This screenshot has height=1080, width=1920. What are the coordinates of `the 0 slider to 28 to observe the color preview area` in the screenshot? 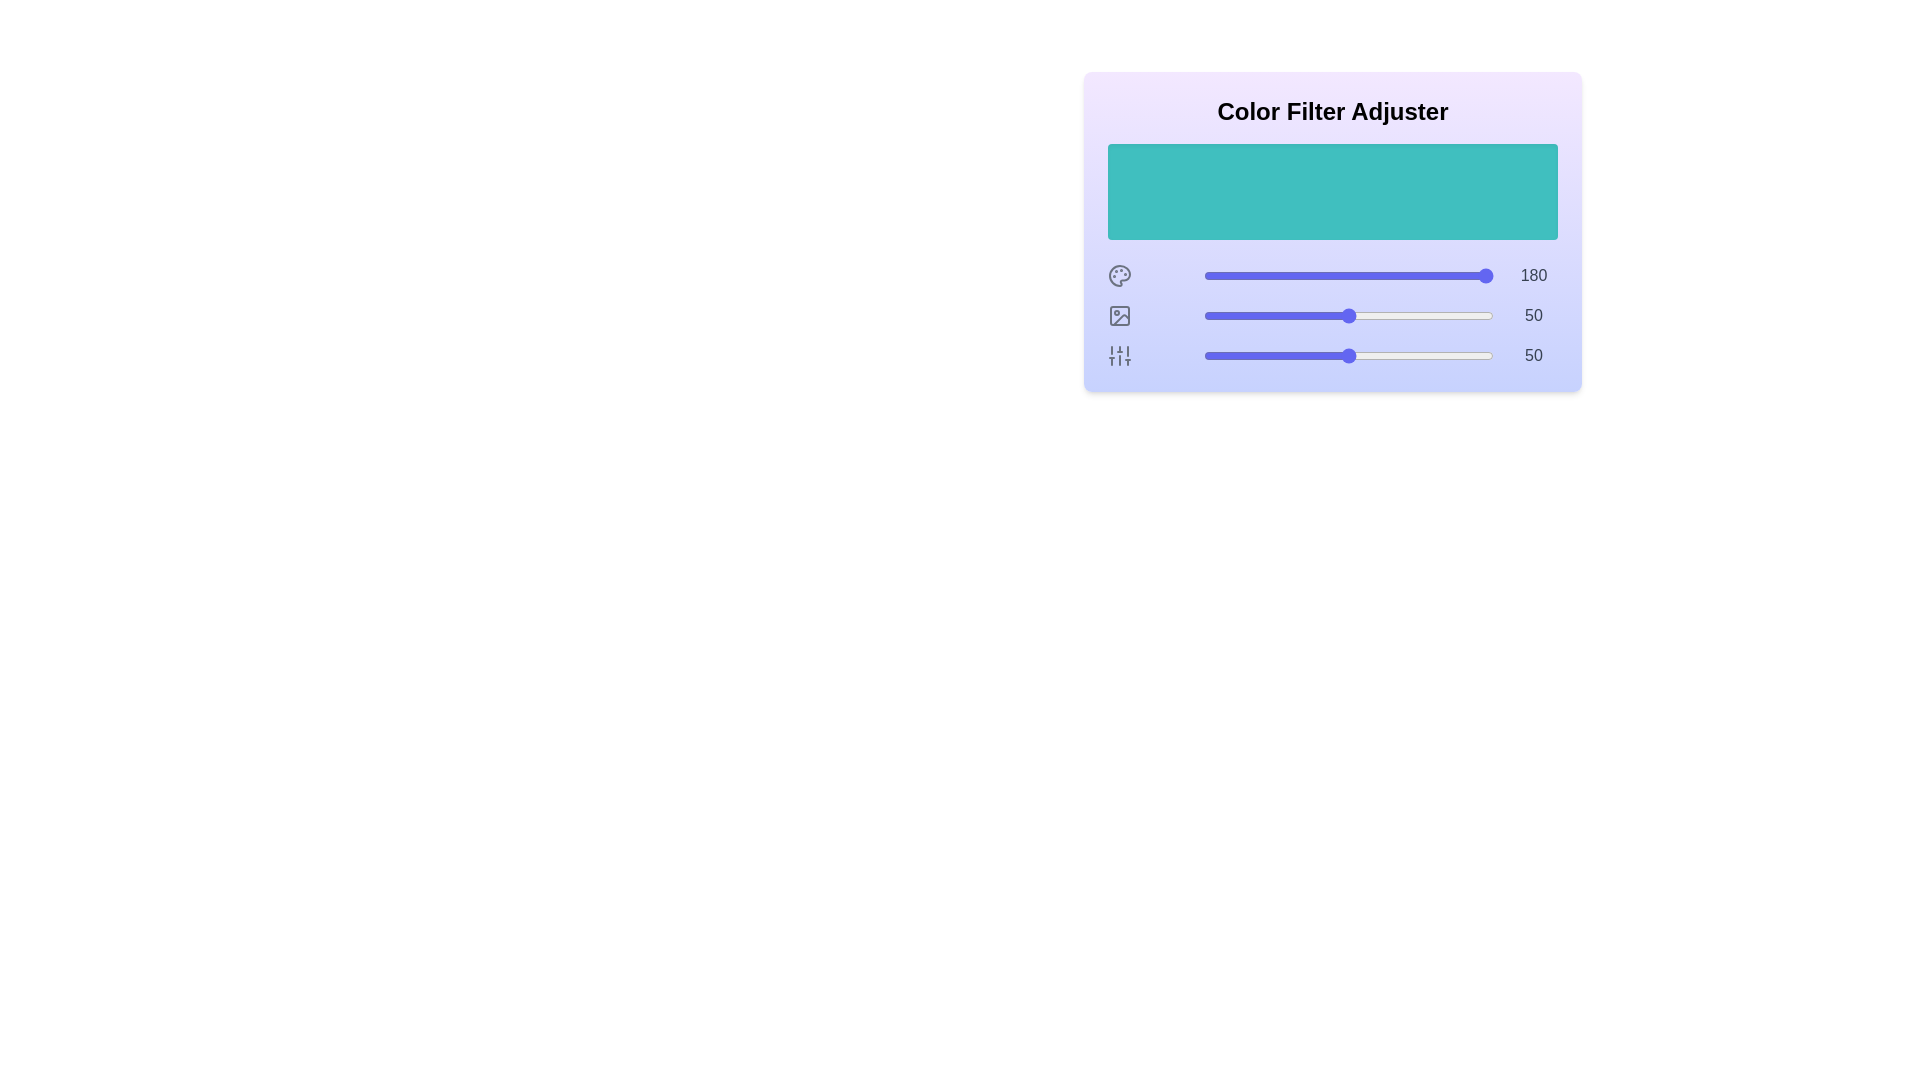 It's located at (1285, 276).